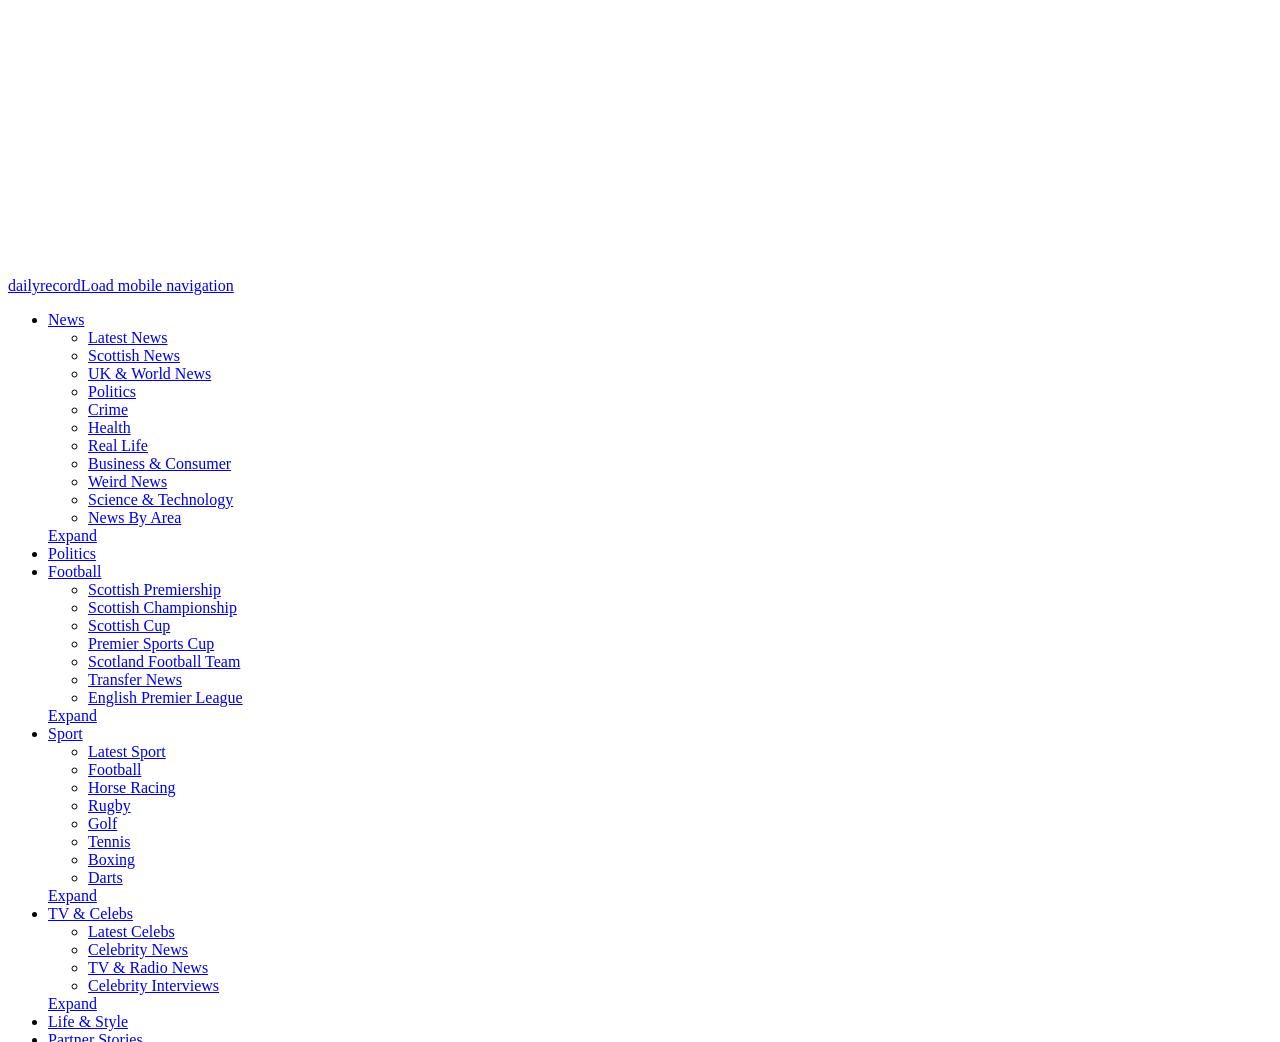  I want to click on 'Sport', so click(48, 732).